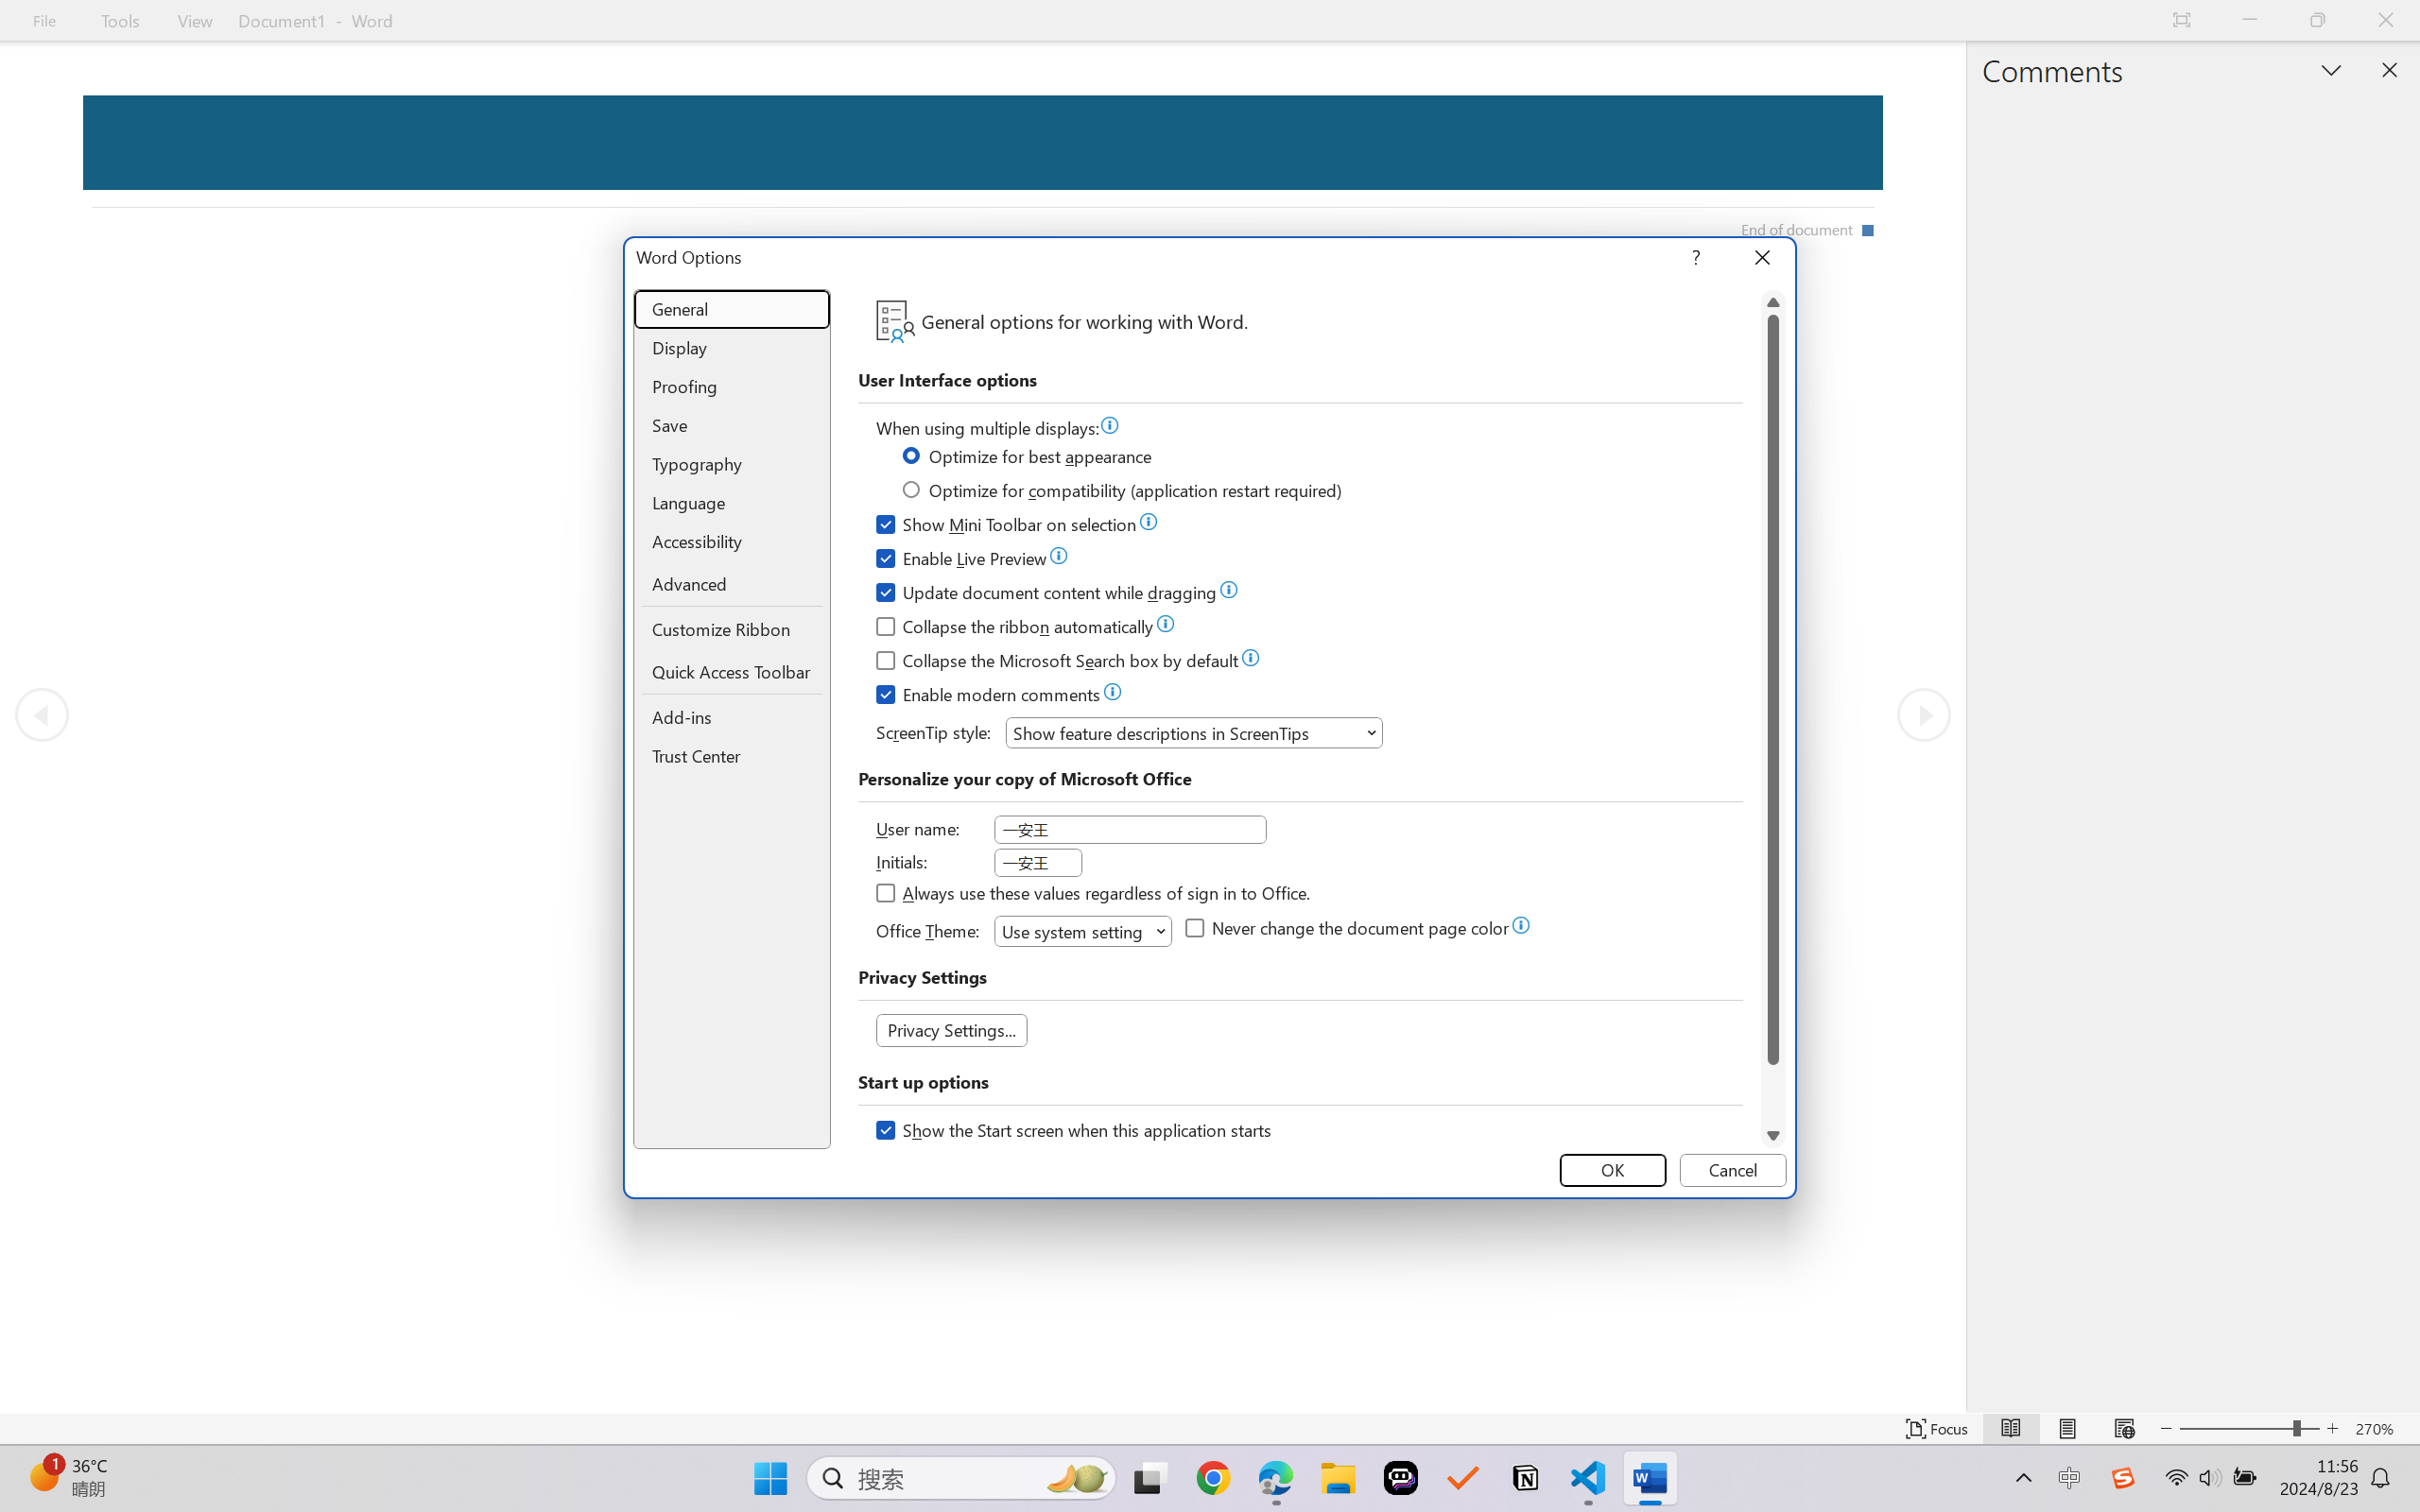  I want to click on 'Increase Text Size', so click(2331, 1428).